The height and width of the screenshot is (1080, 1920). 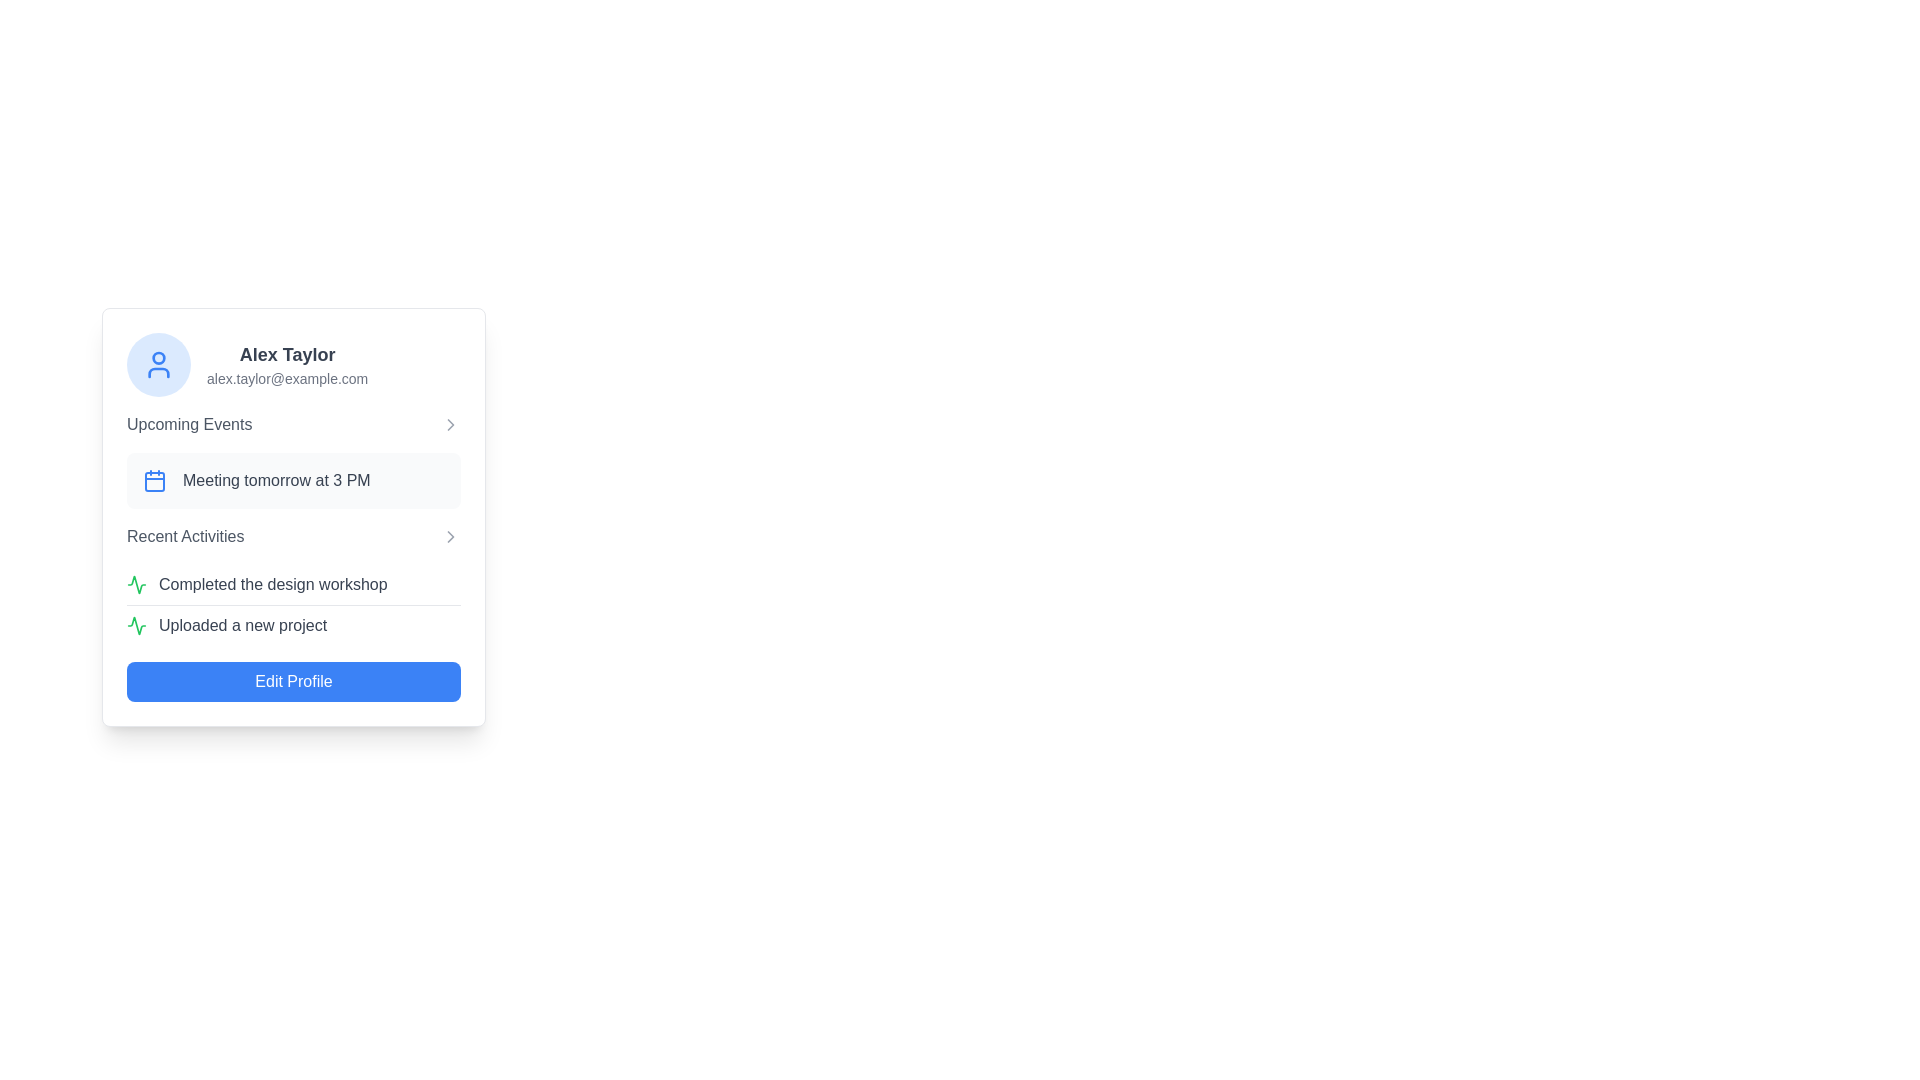 I want to click on the blue human figure icon located in the top-left section of the card UI, so click(x=157, y=365).